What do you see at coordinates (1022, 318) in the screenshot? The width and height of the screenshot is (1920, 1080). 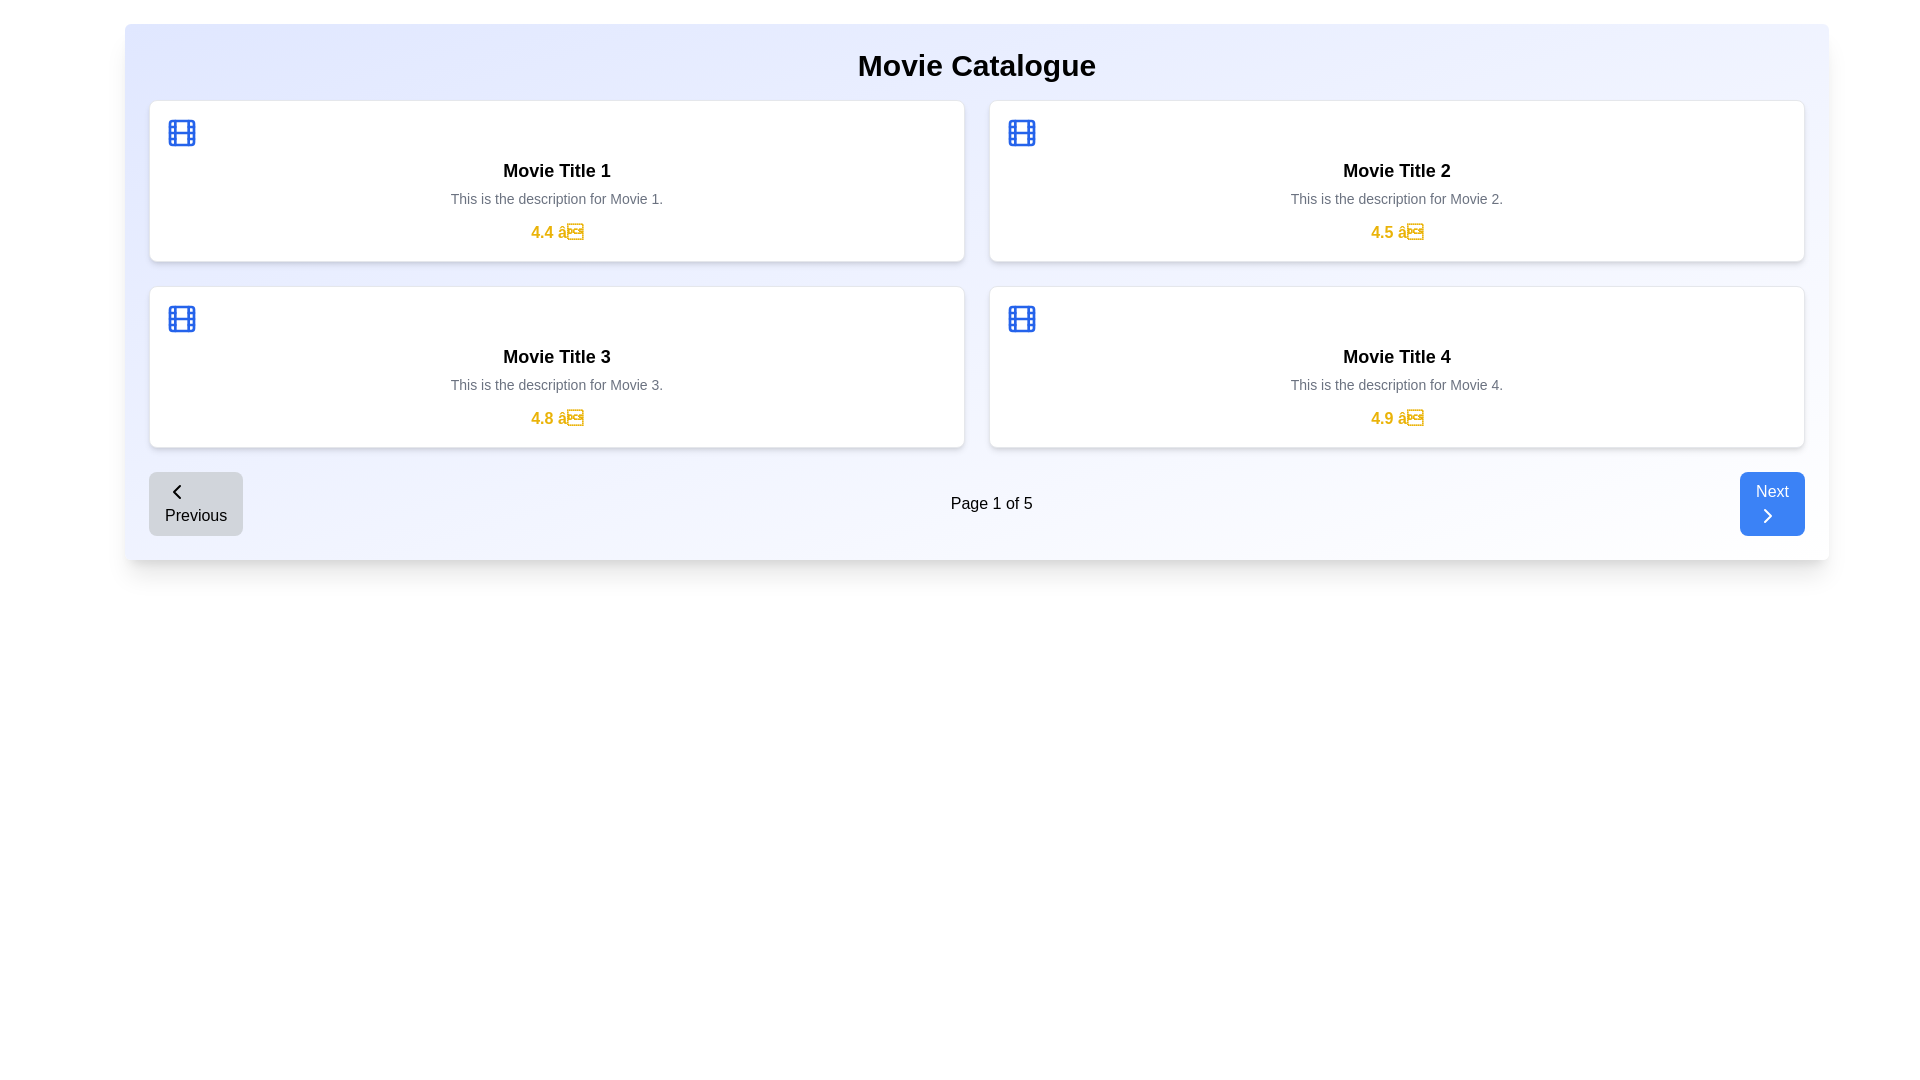 I see `the graphic decorative element` at bounding box center [1022, 318].